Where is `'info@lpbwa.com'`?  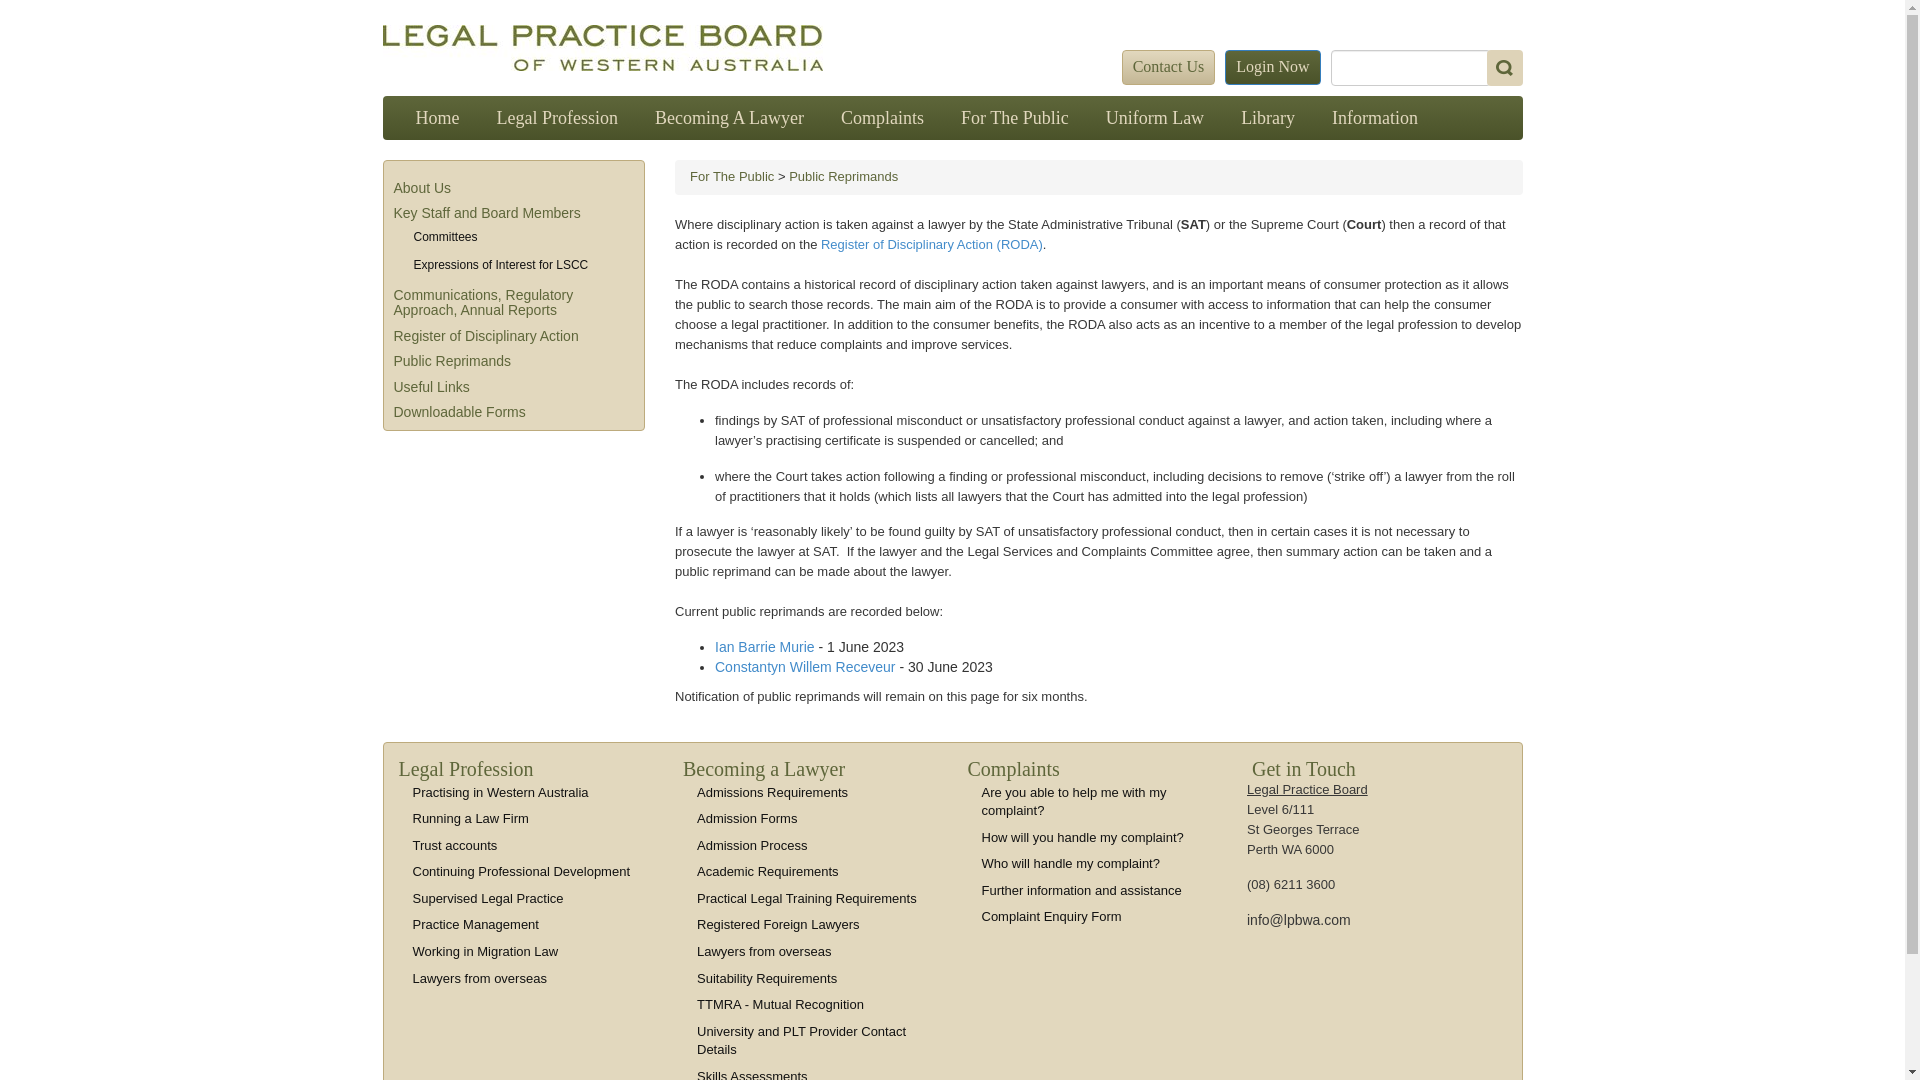
'info@lpbwa.com' is located at coordinates (1246, 920).